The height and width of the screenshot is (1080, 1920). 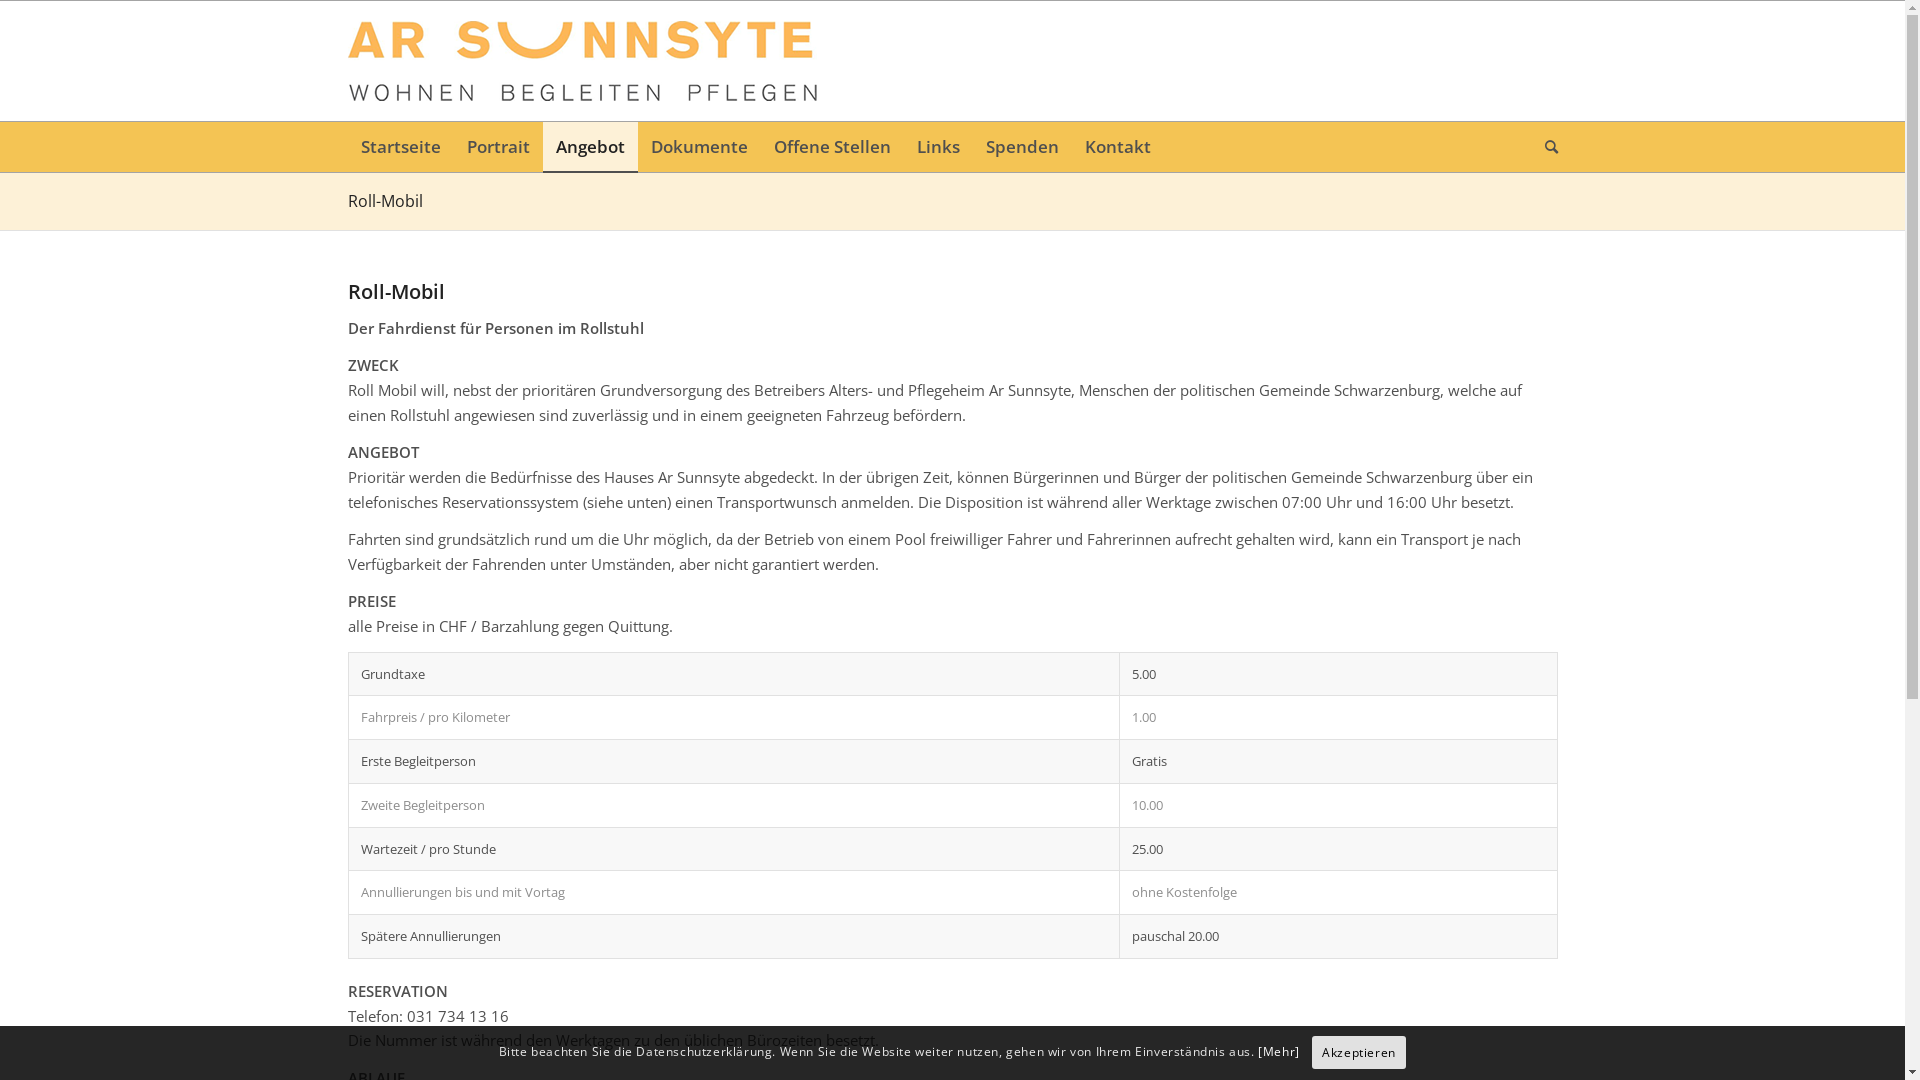 What do you see at coordinates (385, 200) in the screenshot?
I see `'Roll-Mobil'` at bounding box center [385, 200].